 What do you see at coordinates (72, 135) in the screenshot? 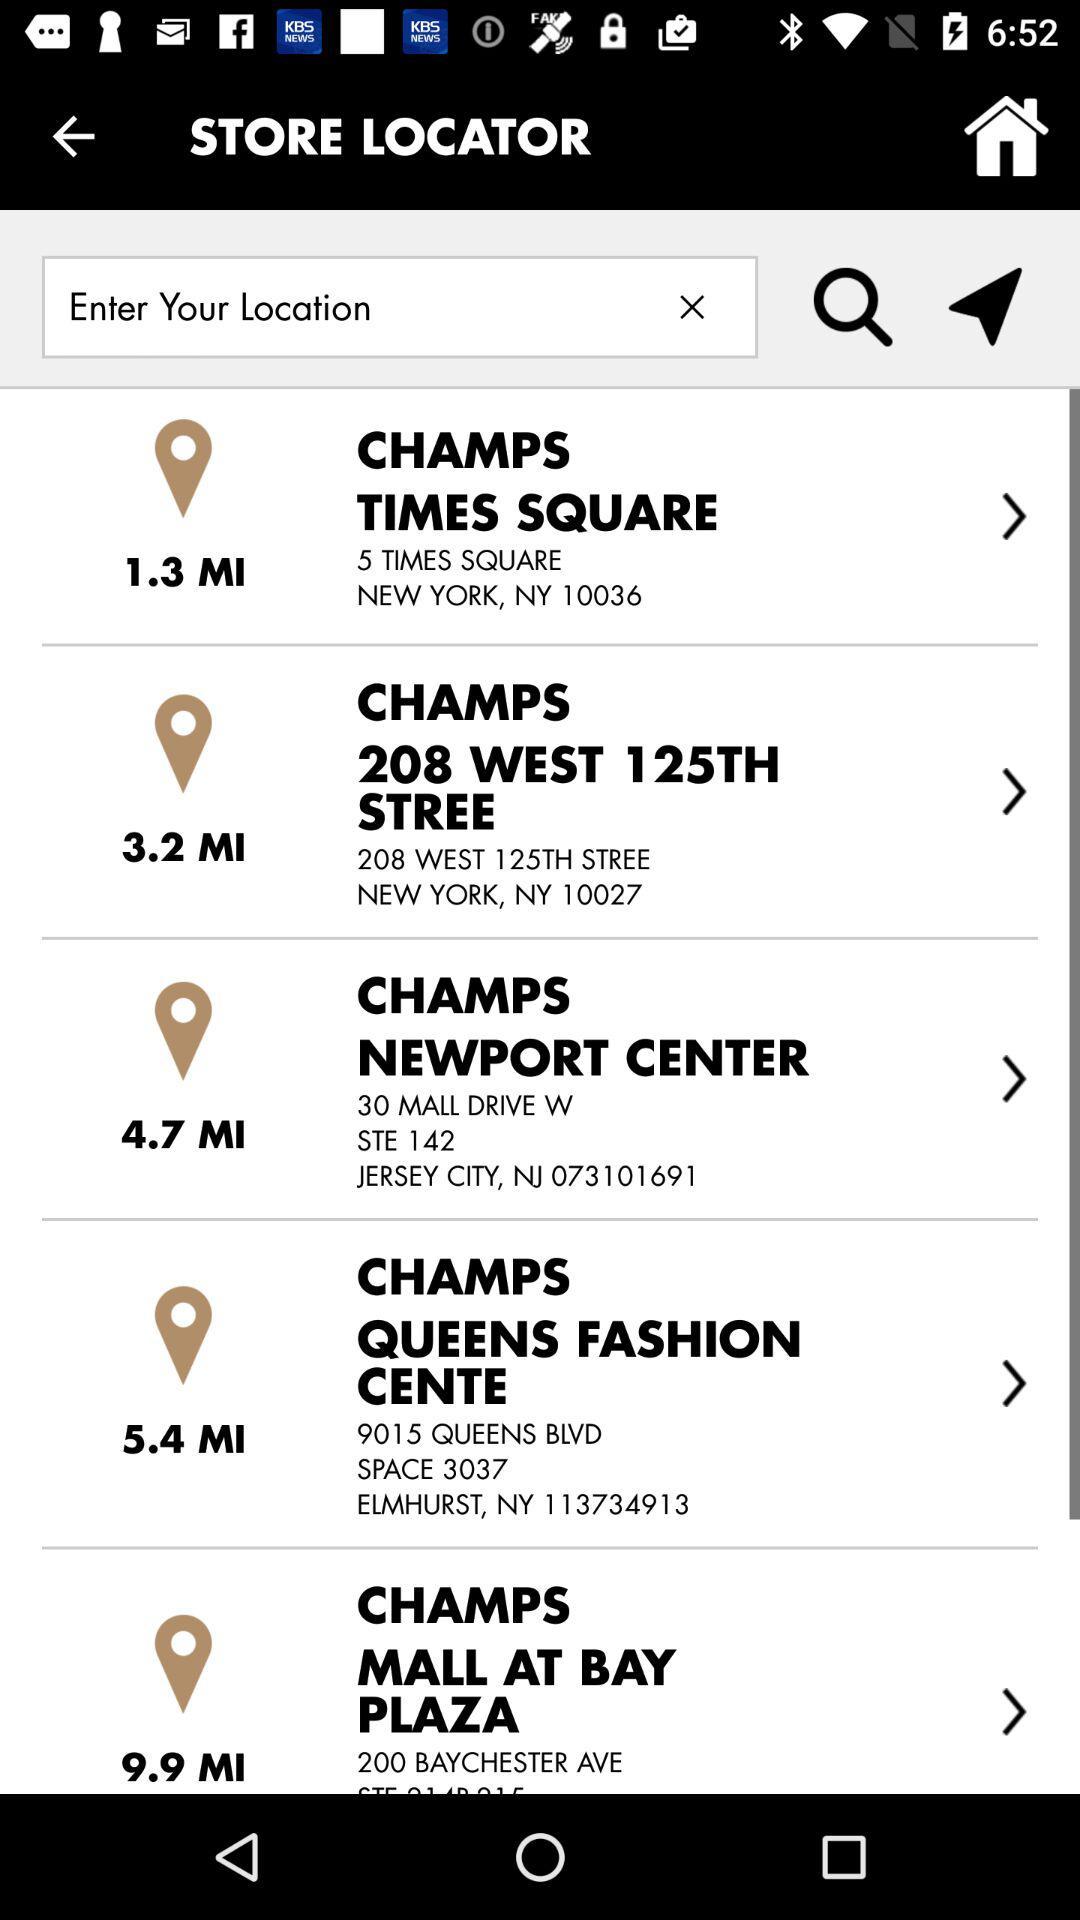
I see `the item to the left of the store locator icon` at bounding box center [72, 135].